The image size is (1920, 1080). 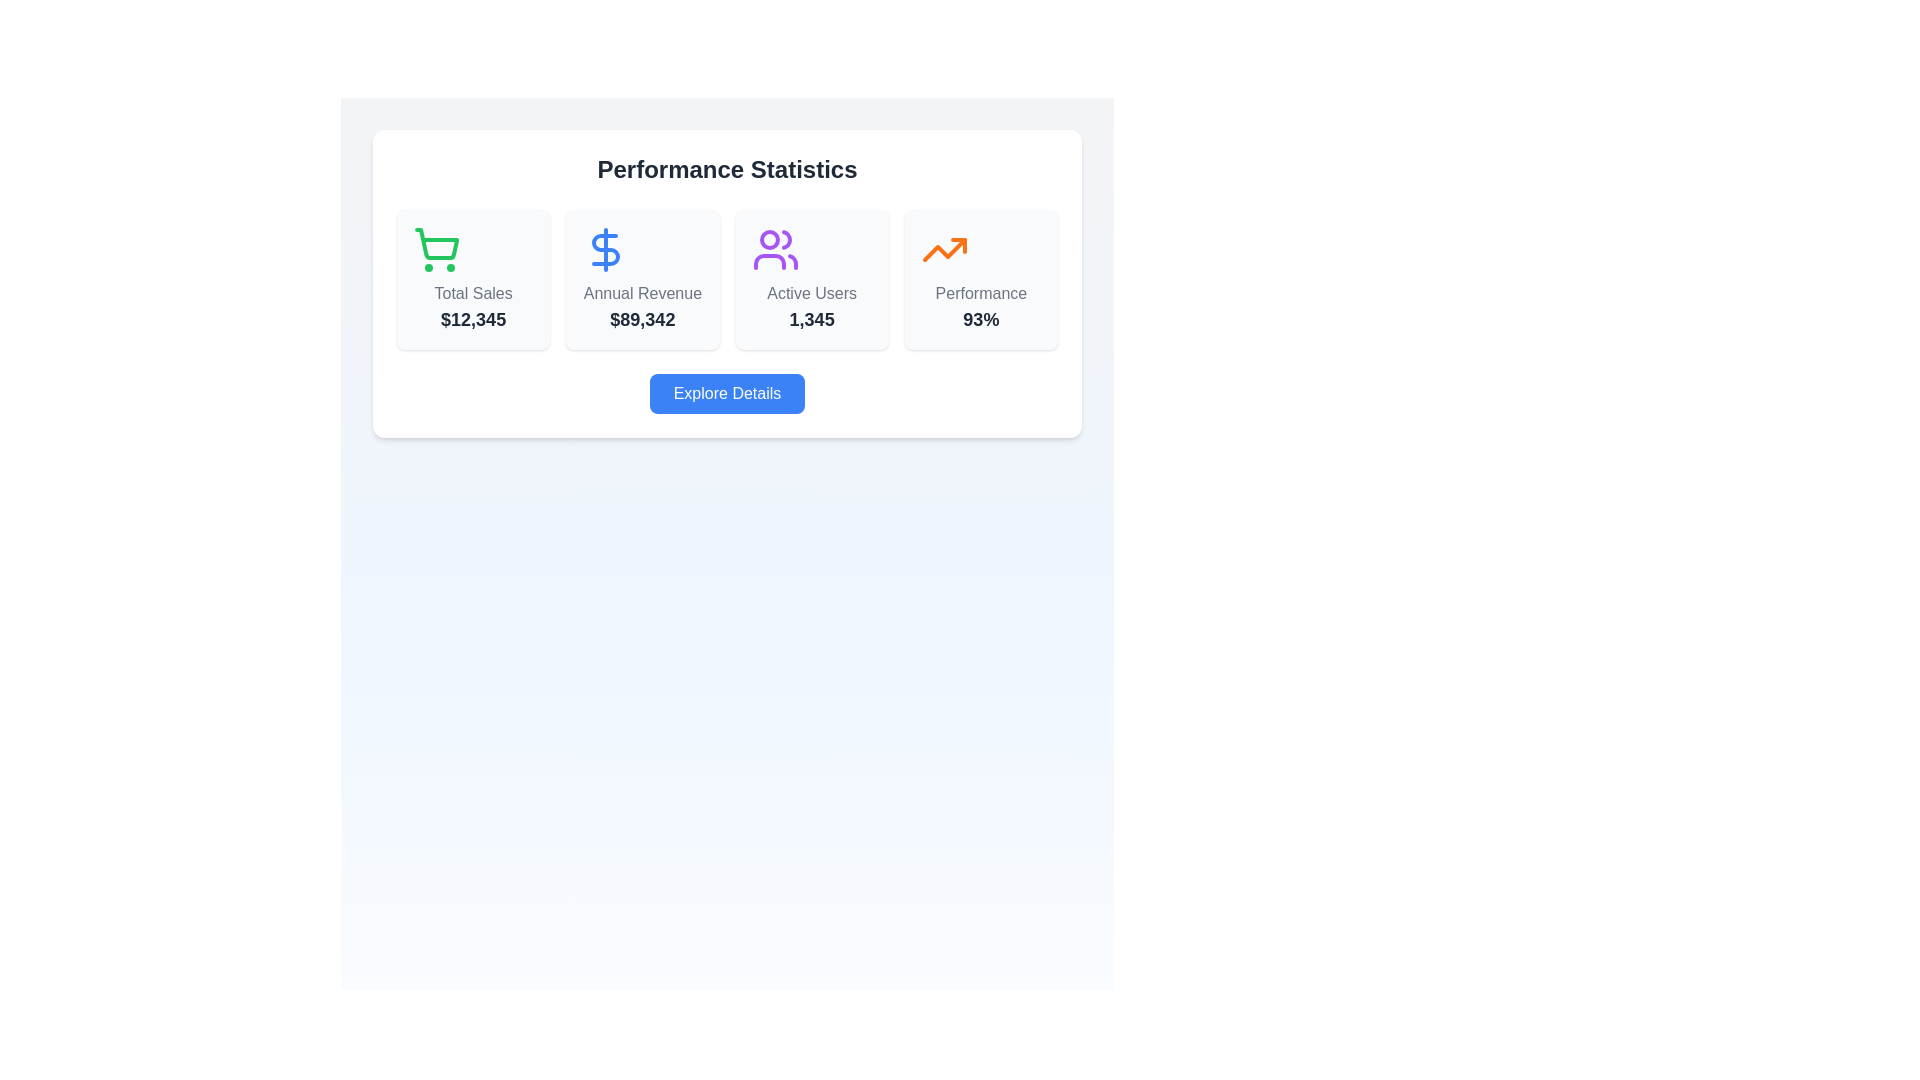 What do you see at coordinates (436, 243) in the screenshot?
I see `the central part of the shopping cart icon, which is part of the SVG graphic in the 'Total Sales' card, located below the 'Performance Statistics' header` at bounding box center [436, 243].